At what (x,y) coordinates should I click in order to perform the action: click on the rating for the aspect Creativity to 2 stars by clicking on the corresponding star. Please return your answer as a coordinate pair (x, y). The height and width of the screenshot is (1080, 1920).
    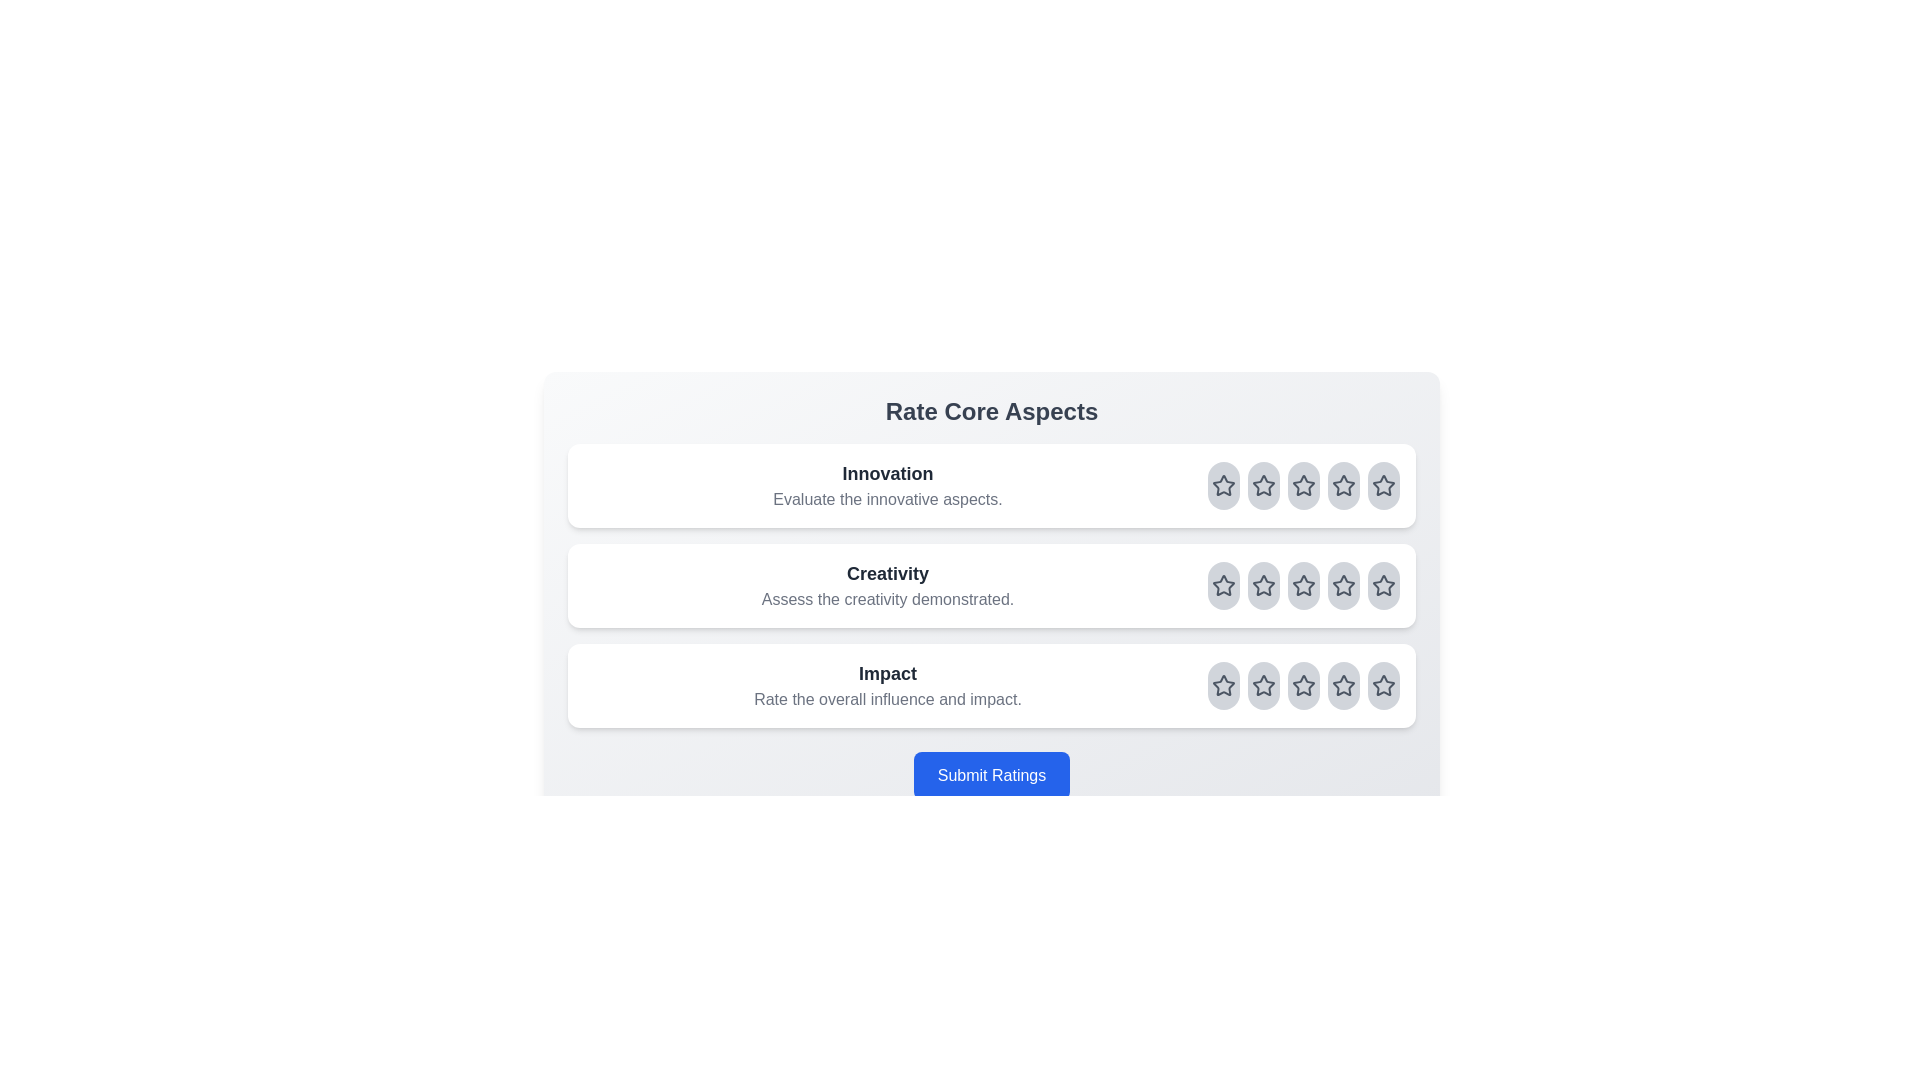
    Looking at the image, I should click on (1262, 585).